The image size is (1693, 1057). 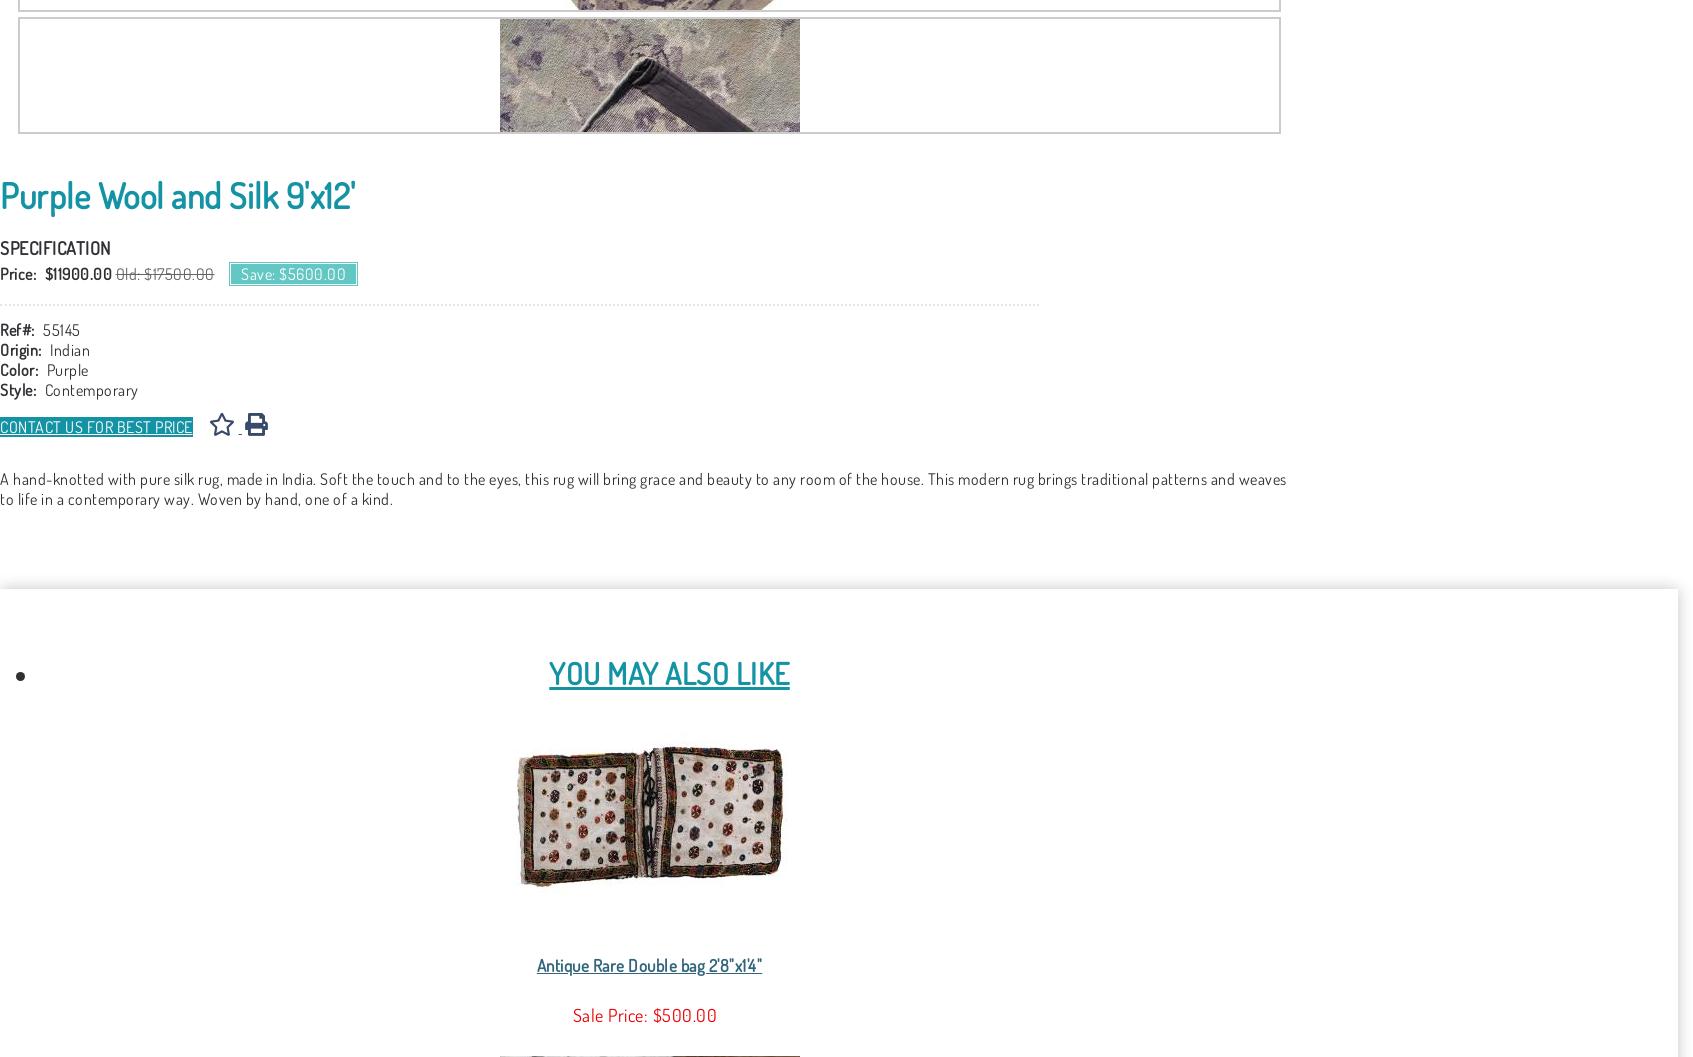 I want to click on 'Ref#:', so click(x=15, y=329).